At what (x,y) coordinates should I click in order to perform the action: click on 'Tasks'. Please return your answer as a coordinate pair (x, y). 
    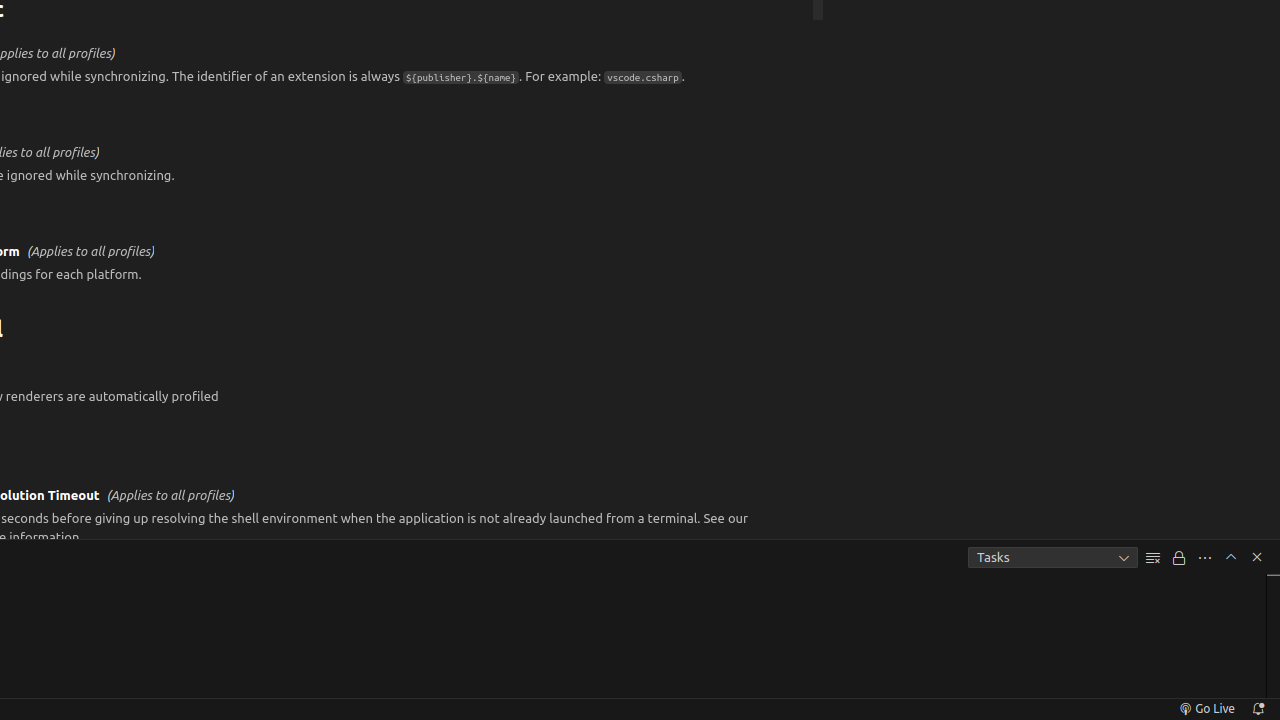
    Looking at the image, I should click on (1052, 557).